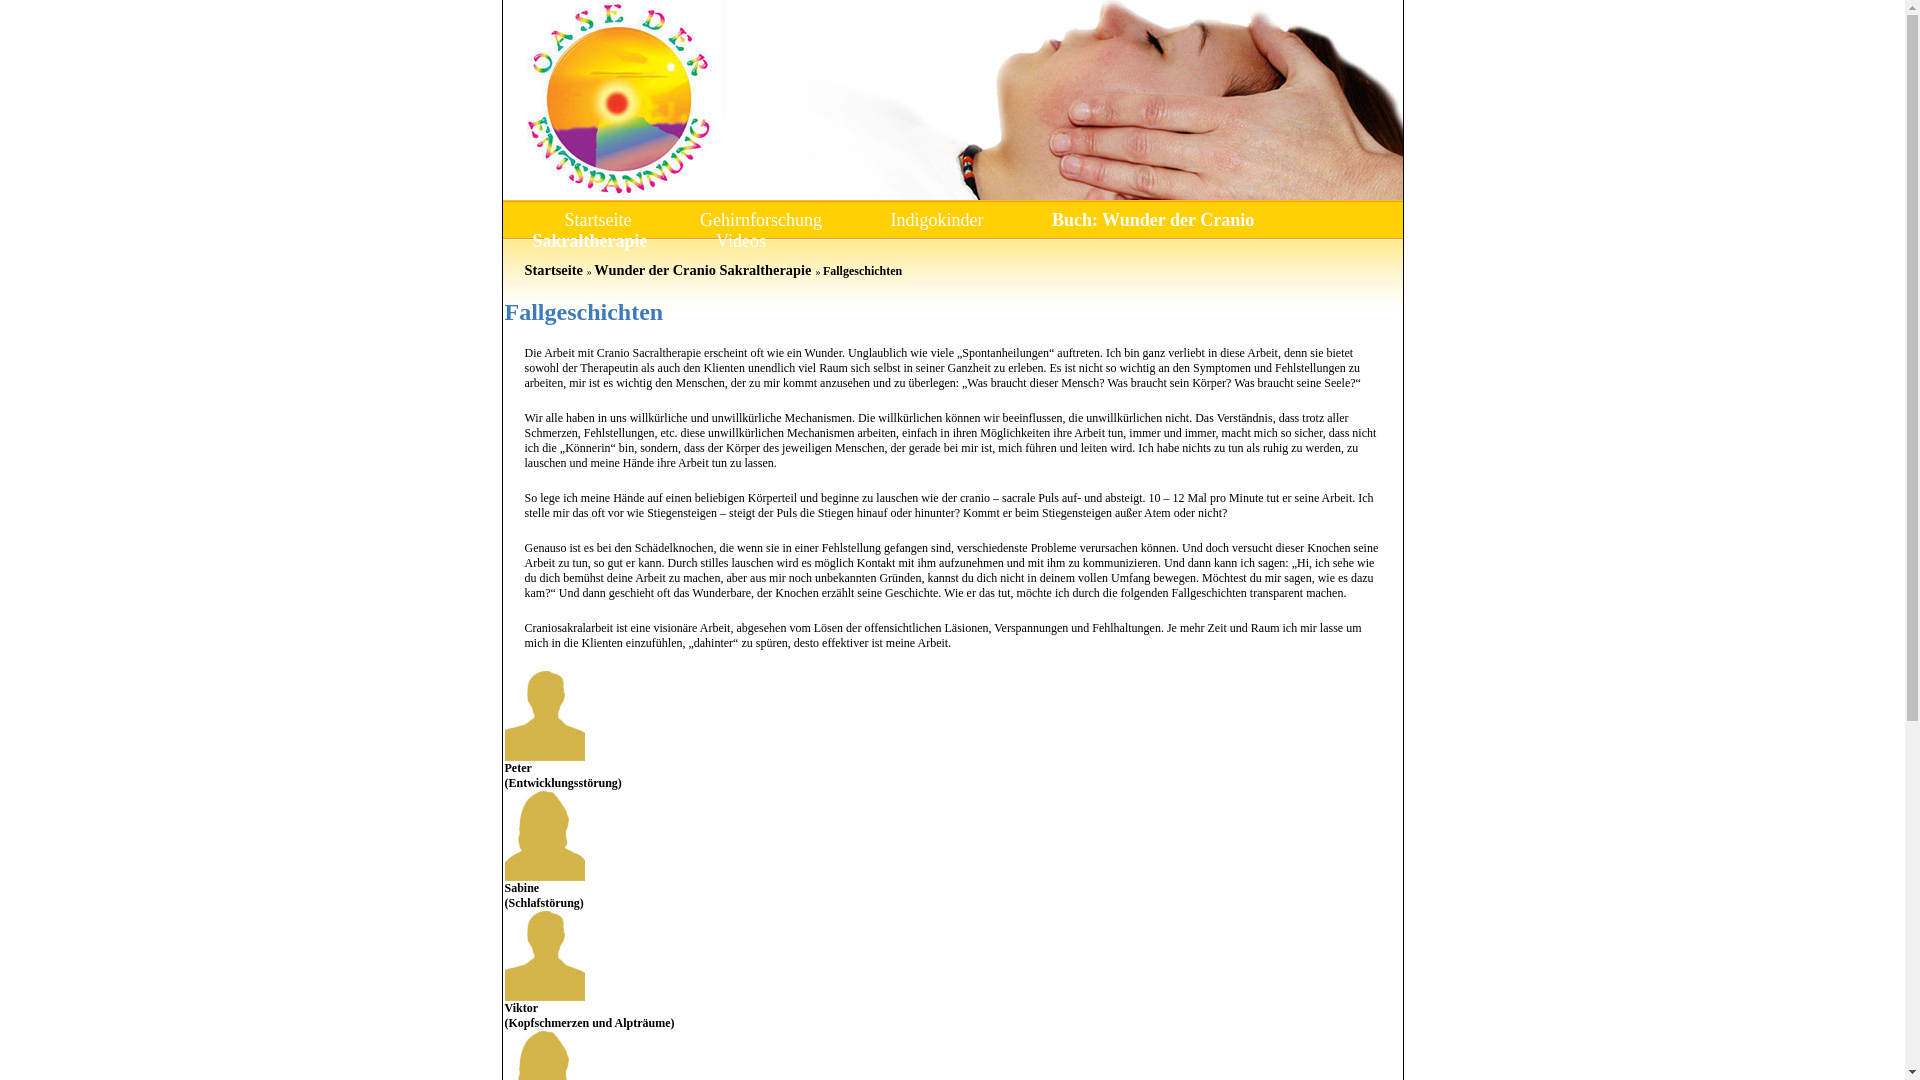  I want to click on 'Wunder der Cranio Sakraltherapie', so click(702, 270).